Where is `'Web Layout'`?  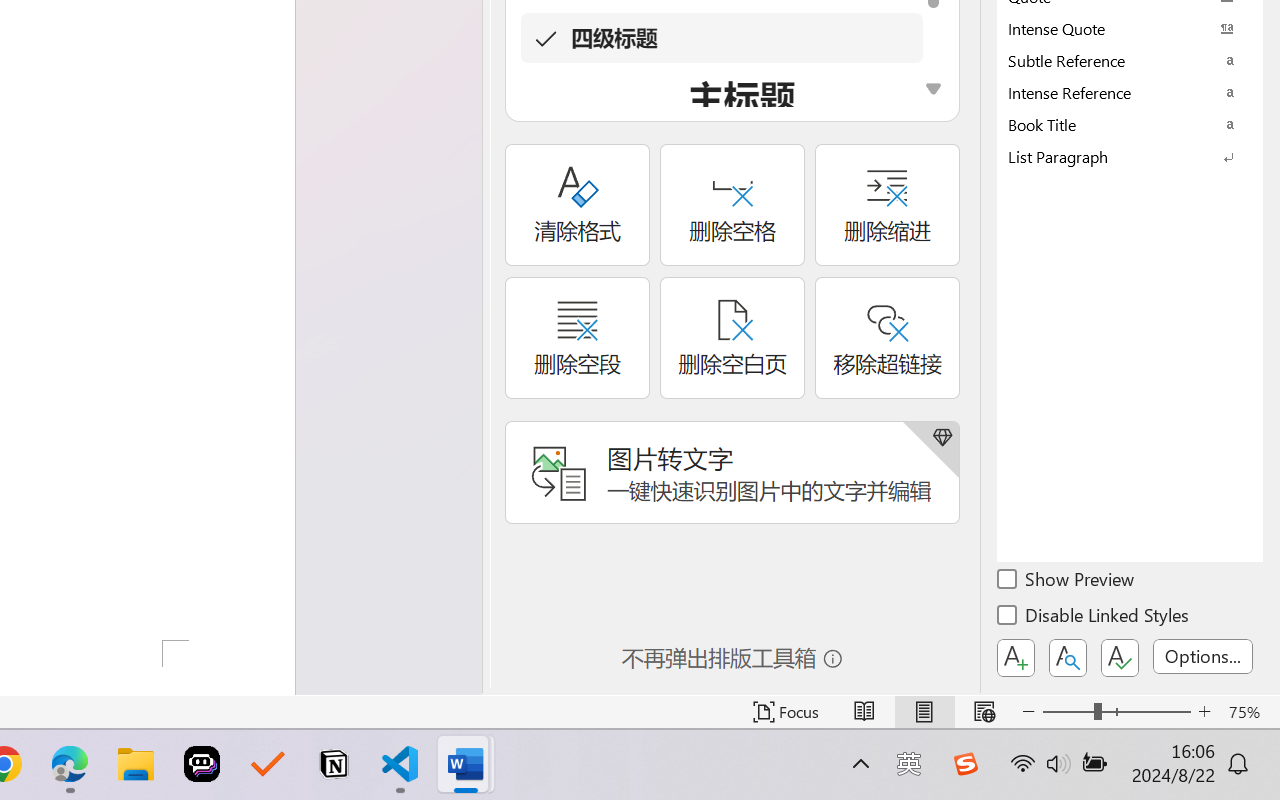 'Web Layout' is located at coordinates (984, 711).